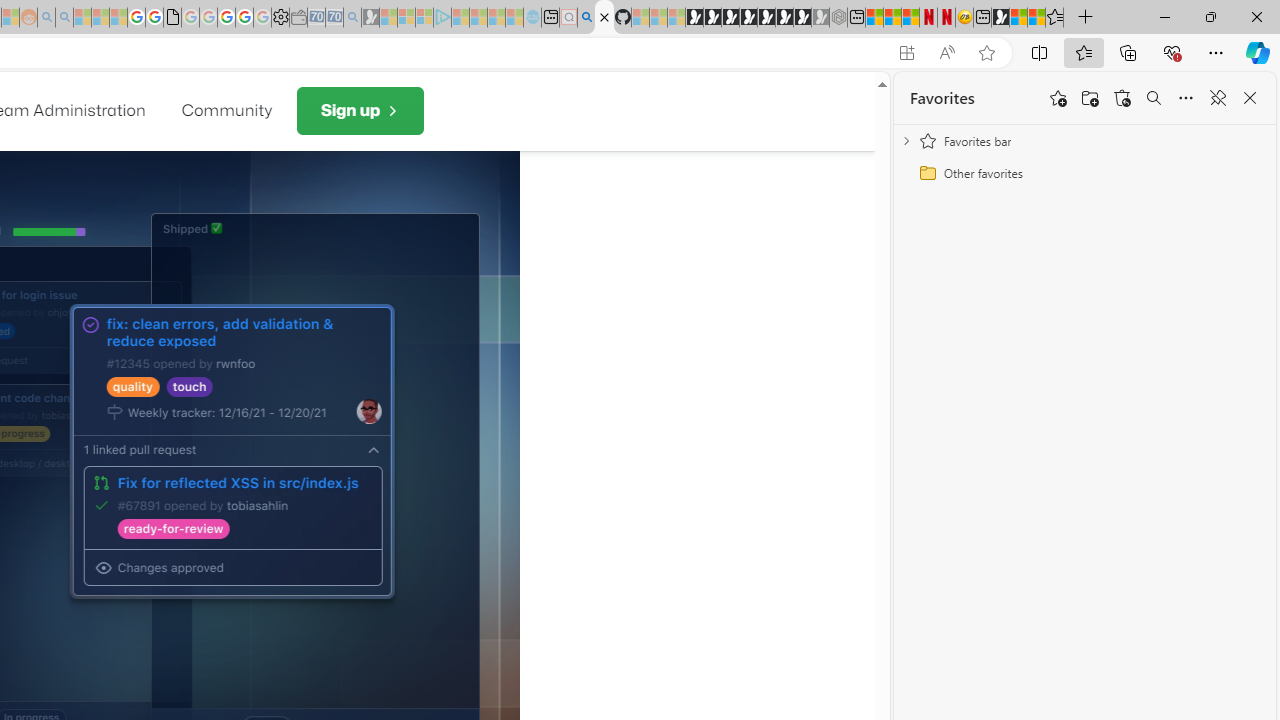 The width and height of the screenshot is (1280, 720). I want to click on 'New tab', so click(982, 17).